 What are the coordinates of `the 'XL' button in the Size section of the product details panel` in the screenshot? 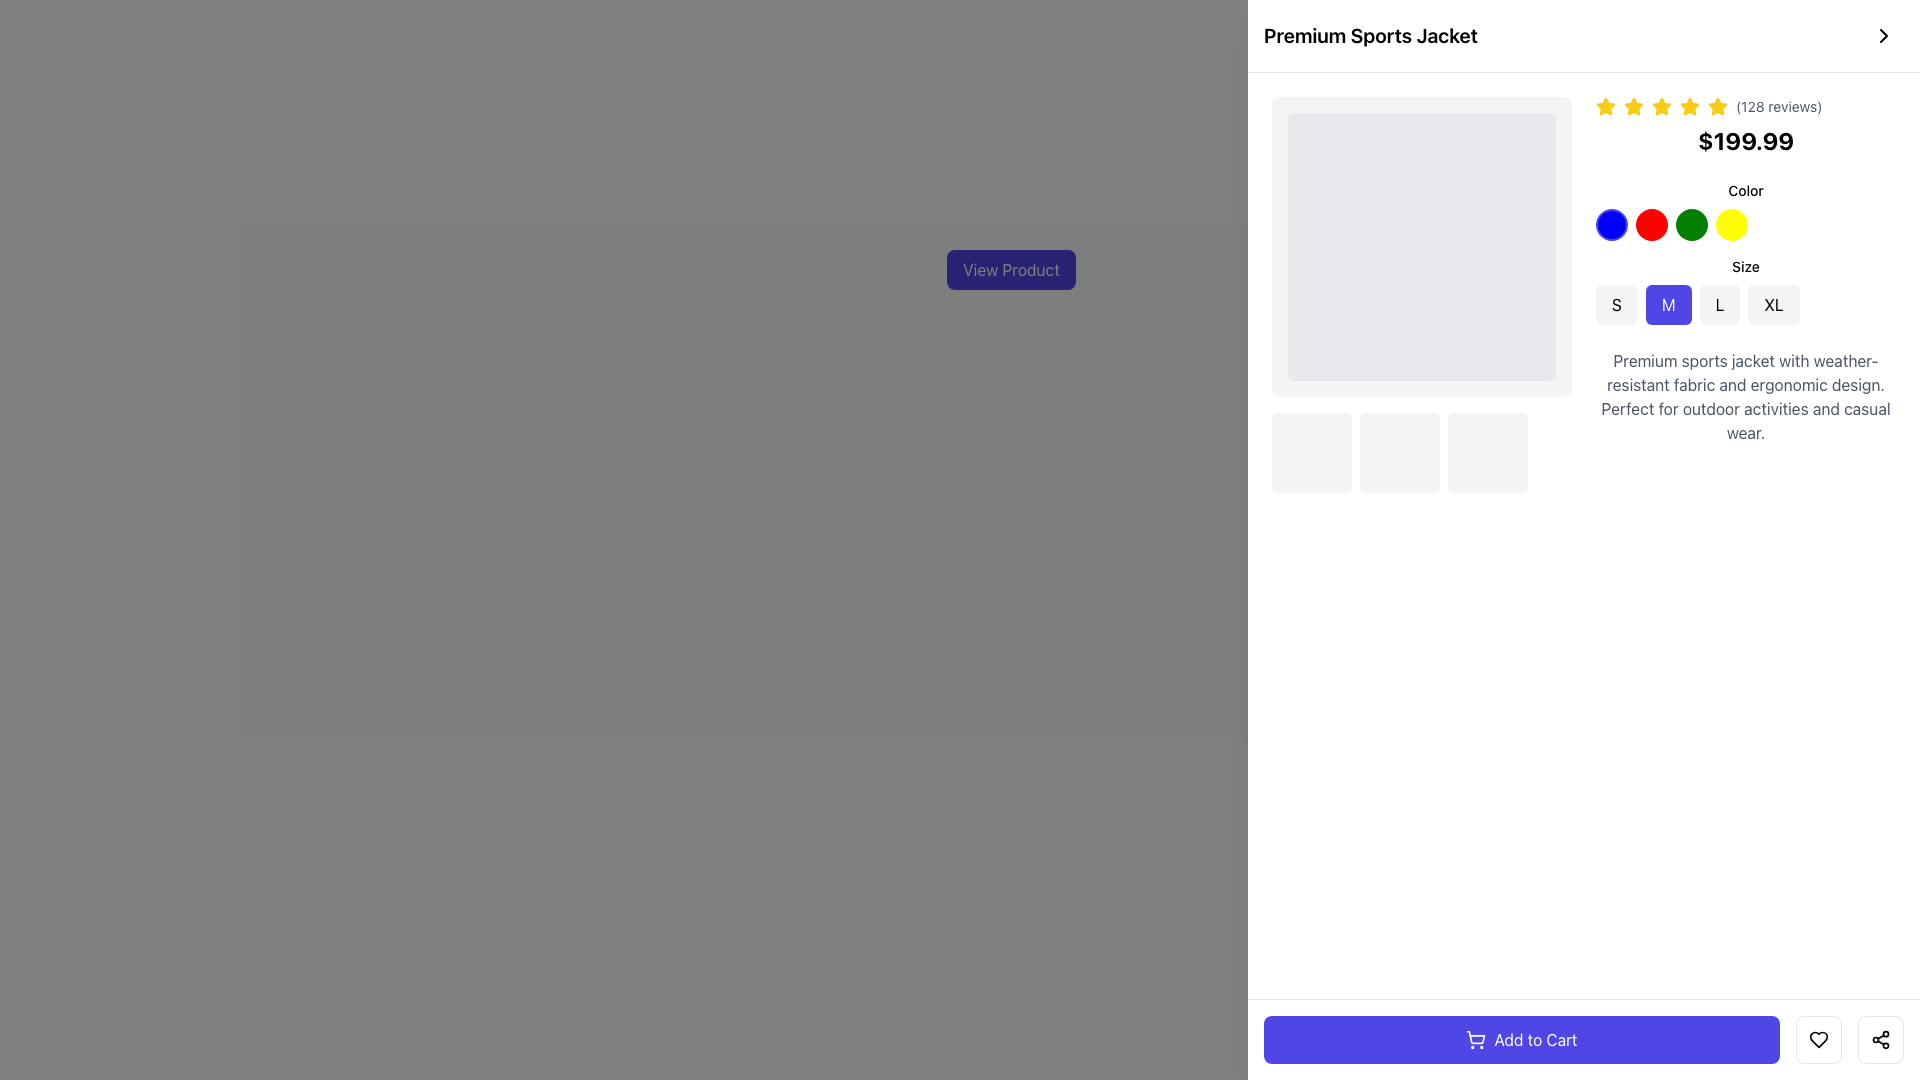 It's located at (1774, 304).